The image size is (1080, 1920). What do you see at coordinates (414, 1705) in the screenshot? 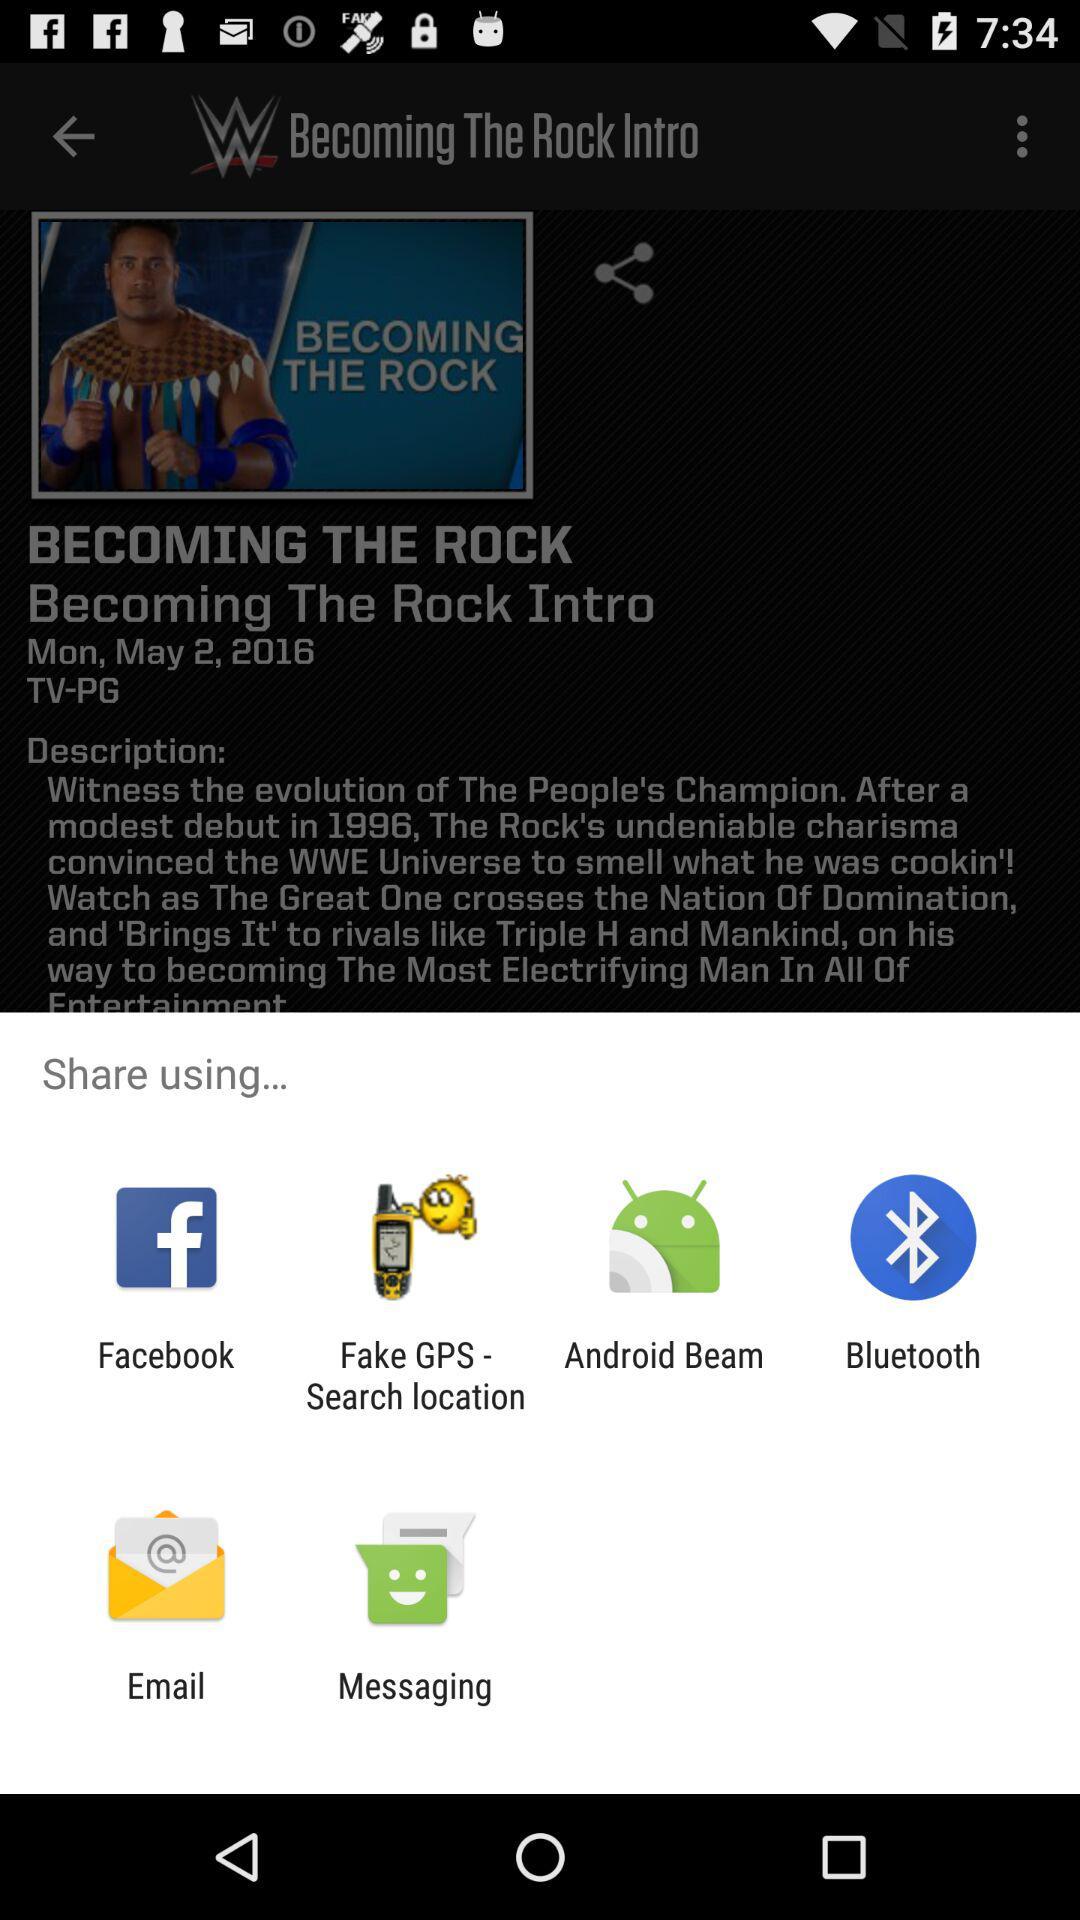
I see `messaging` at bounding box center [414, 1705].